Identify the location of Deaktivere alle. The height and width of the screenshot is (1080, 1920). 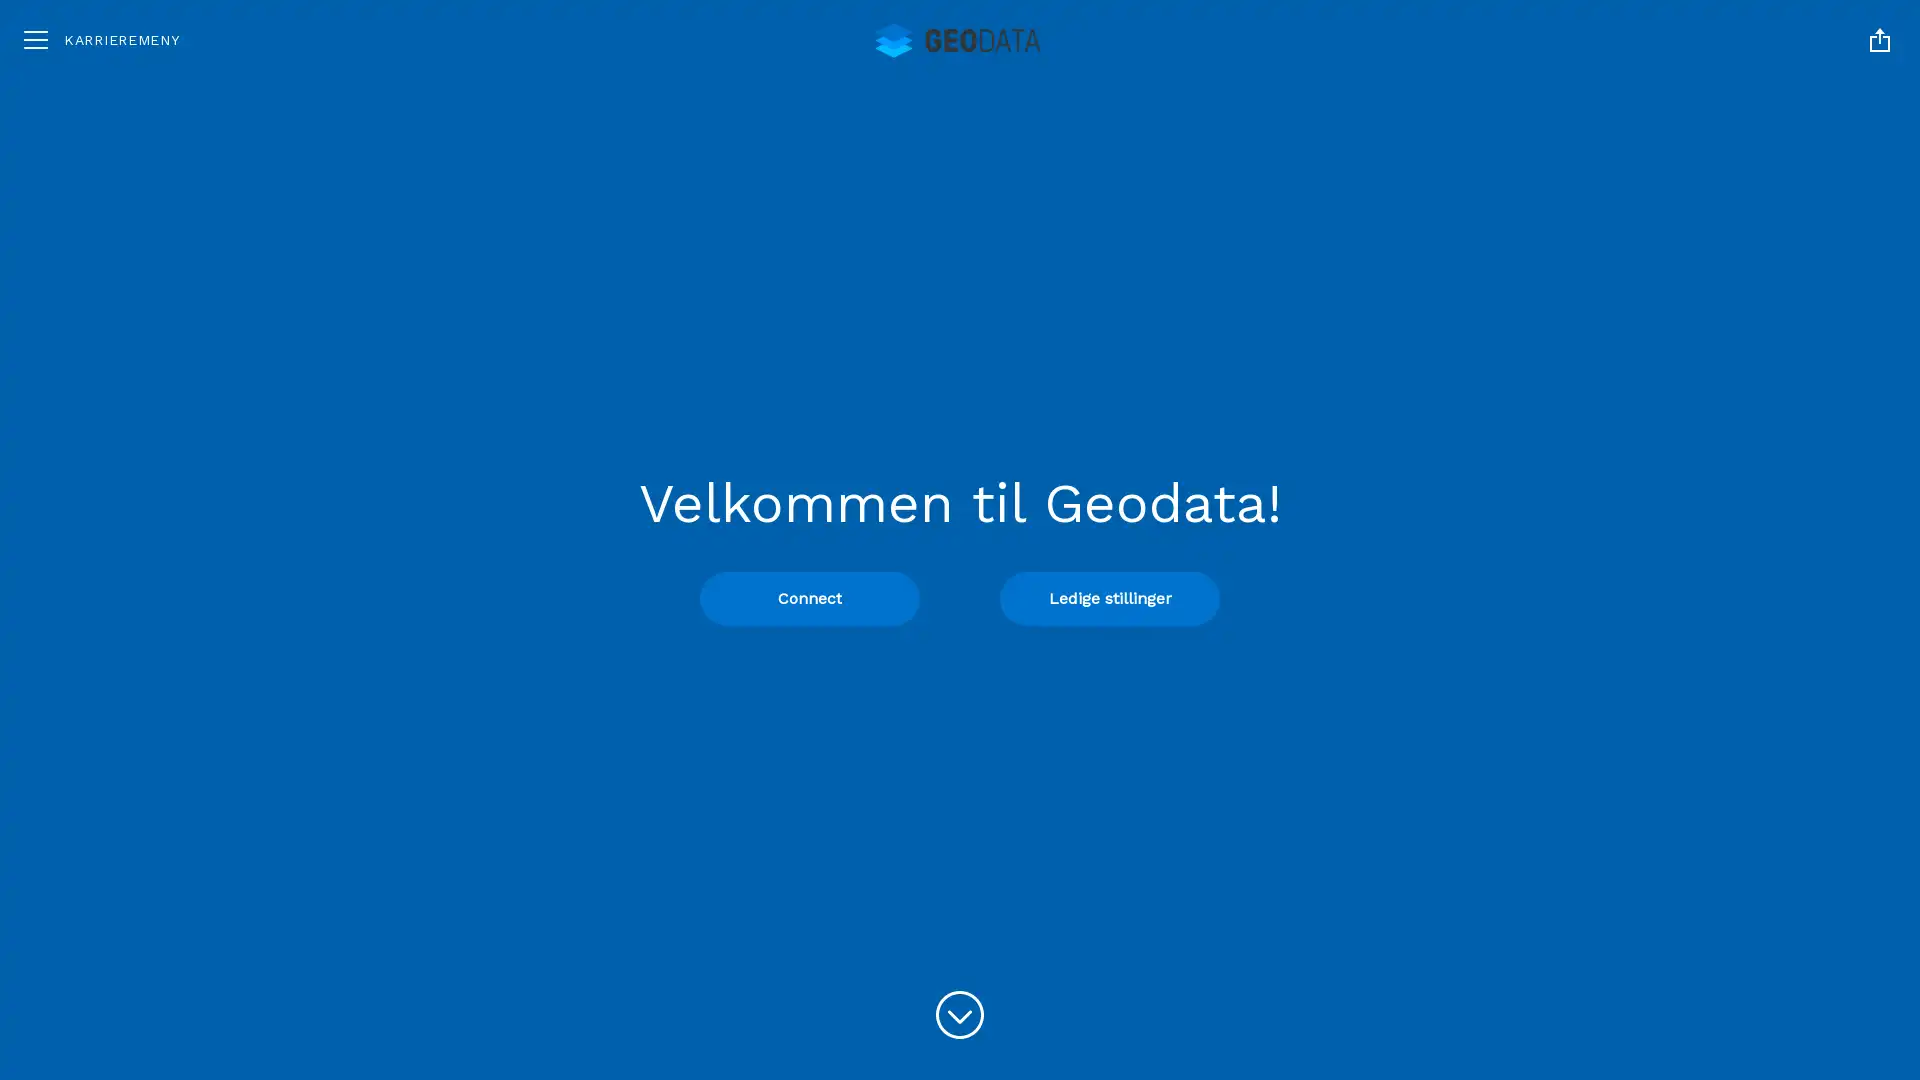
(1691, 914).